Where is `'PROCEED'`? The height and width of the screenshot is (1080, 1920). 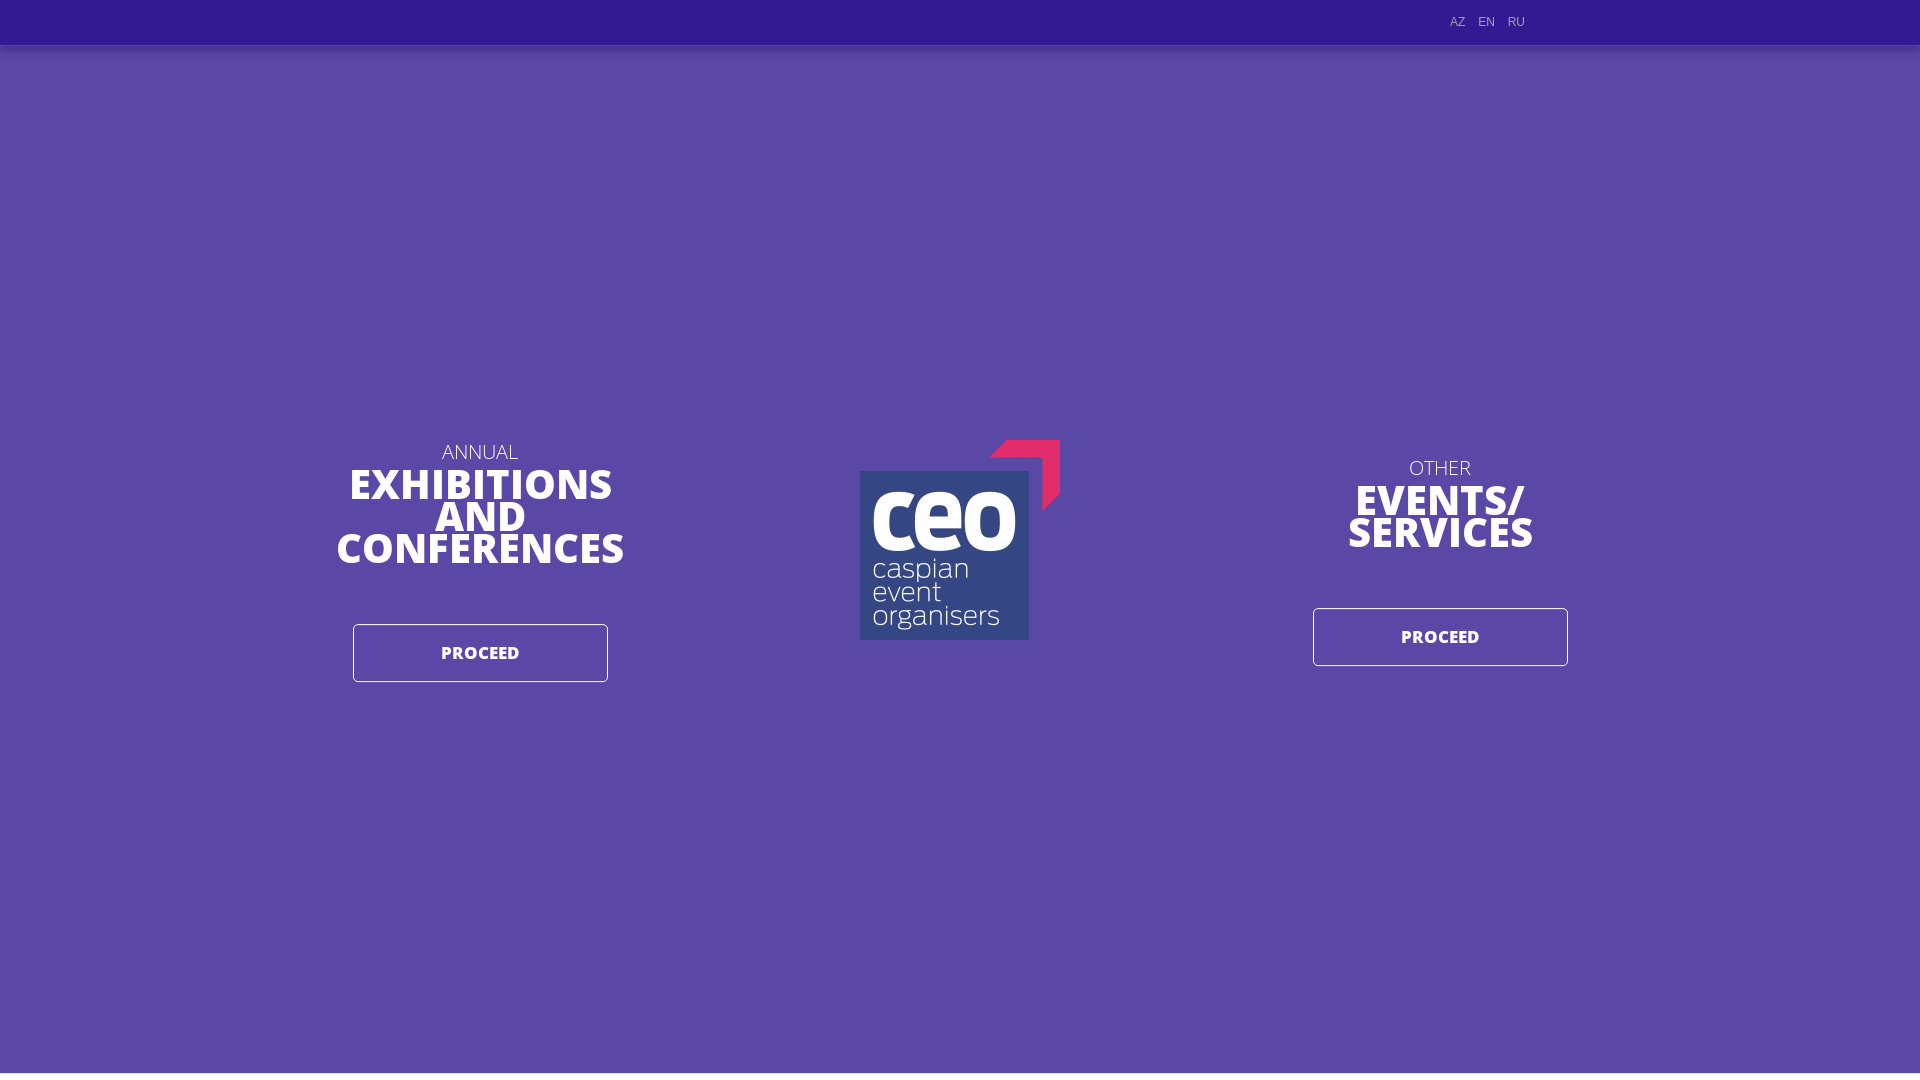
'PROCEED' is located at coordinates (478, 652).